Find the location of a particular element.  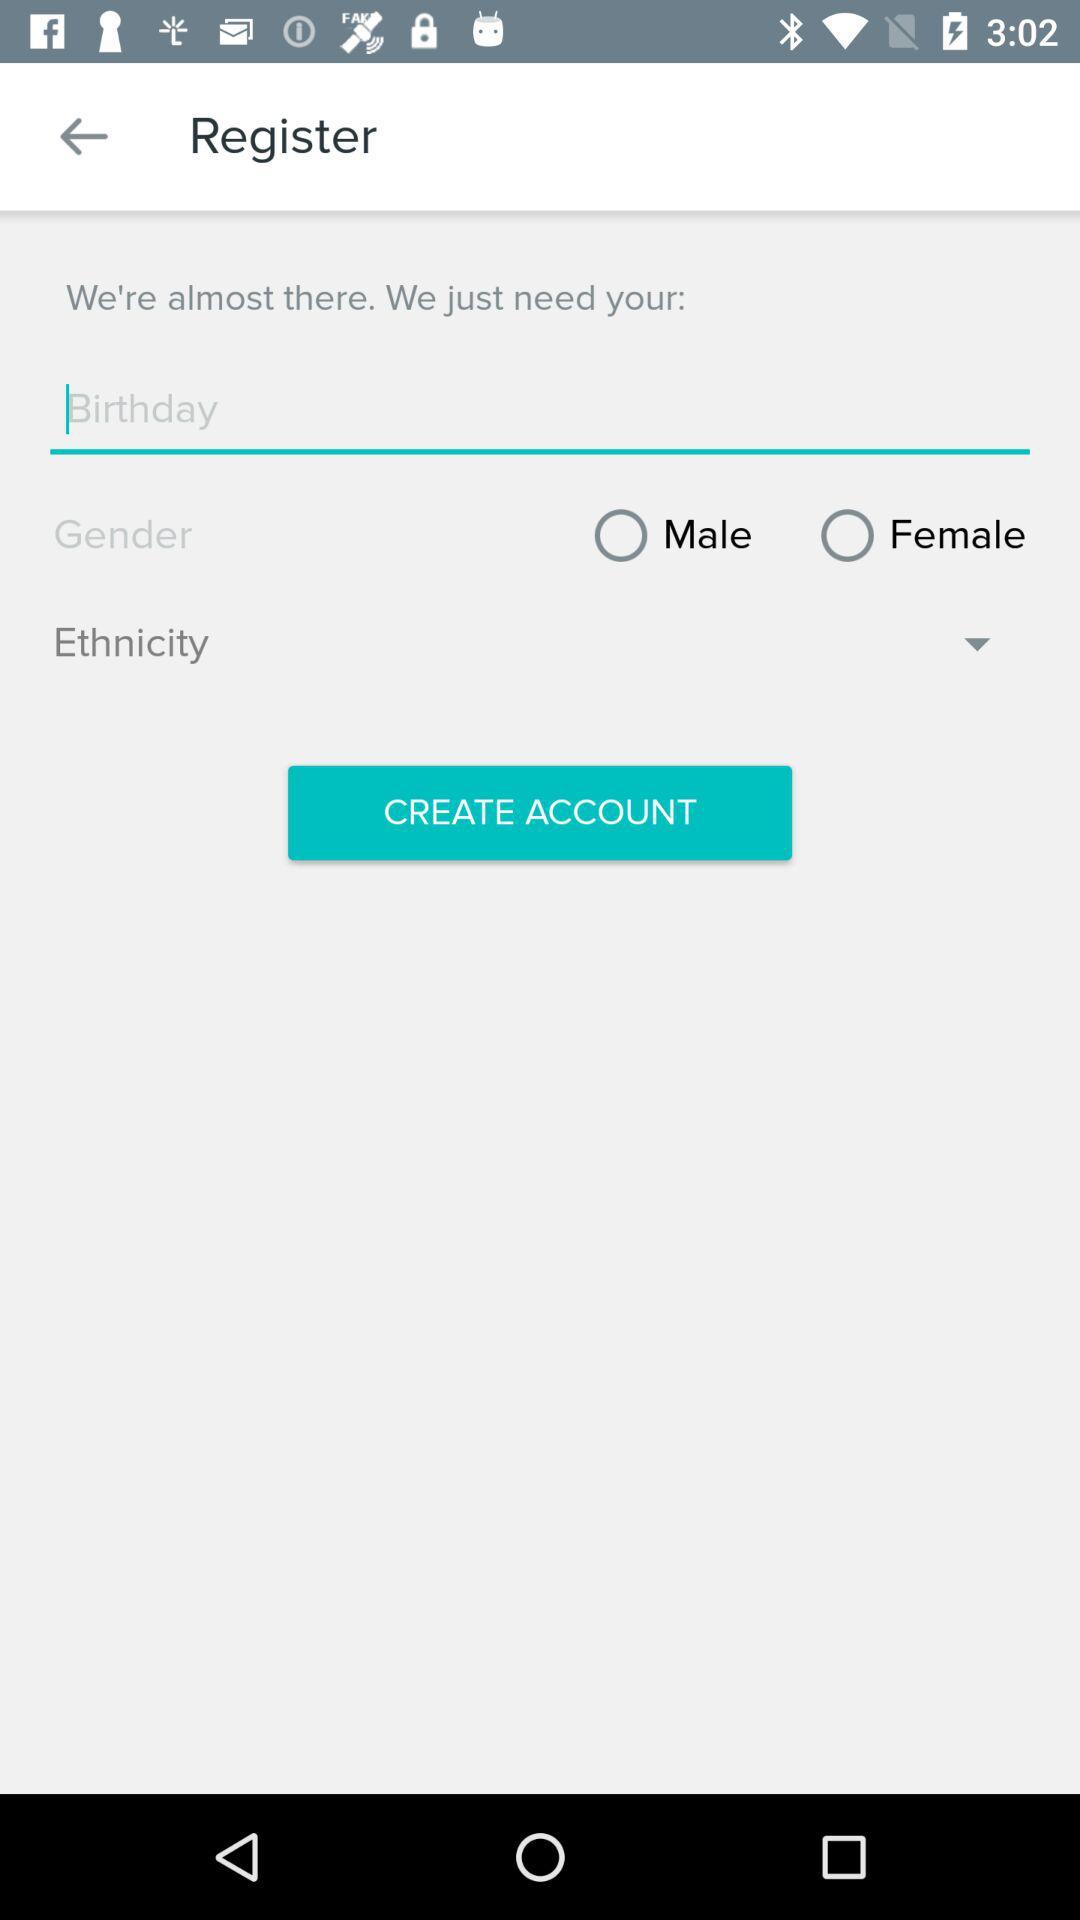

birthday is located at coordinates (540, 408).